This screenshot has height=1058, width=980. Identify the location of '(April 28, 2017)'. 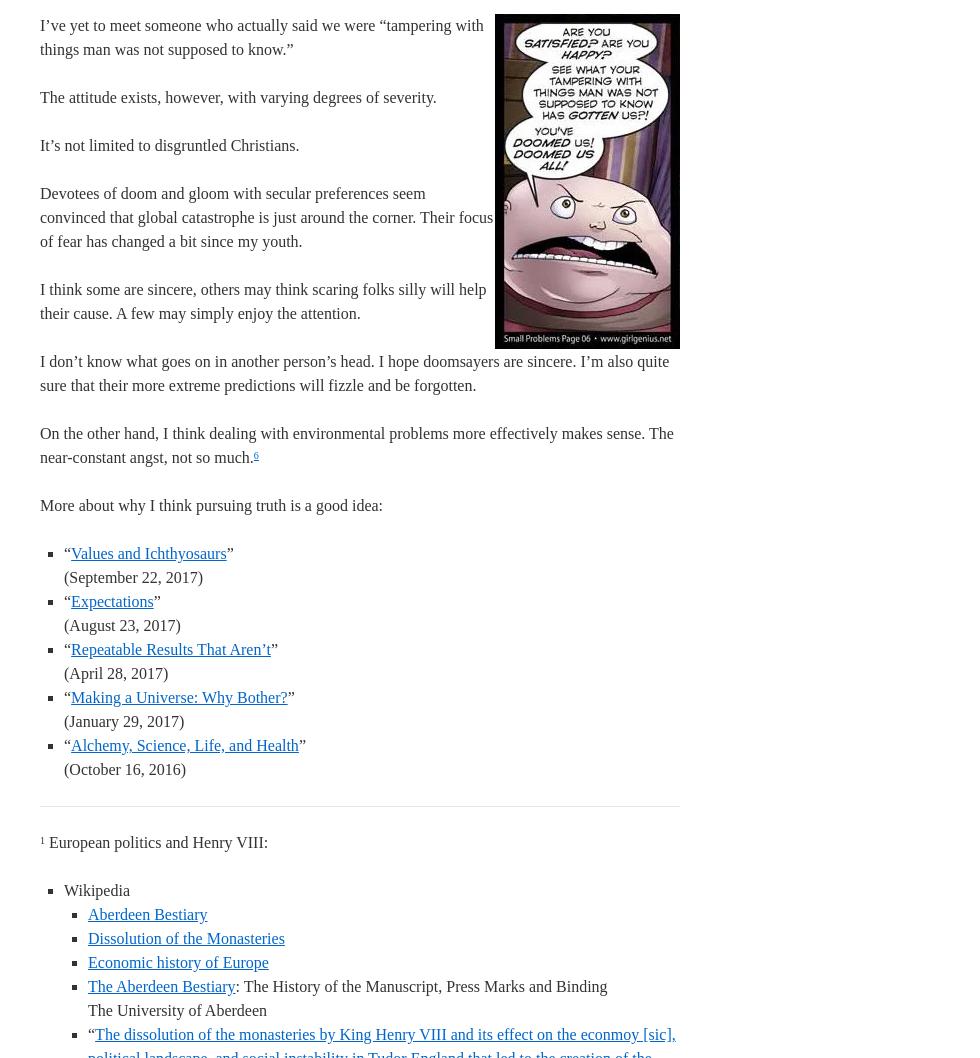
(116, 672).